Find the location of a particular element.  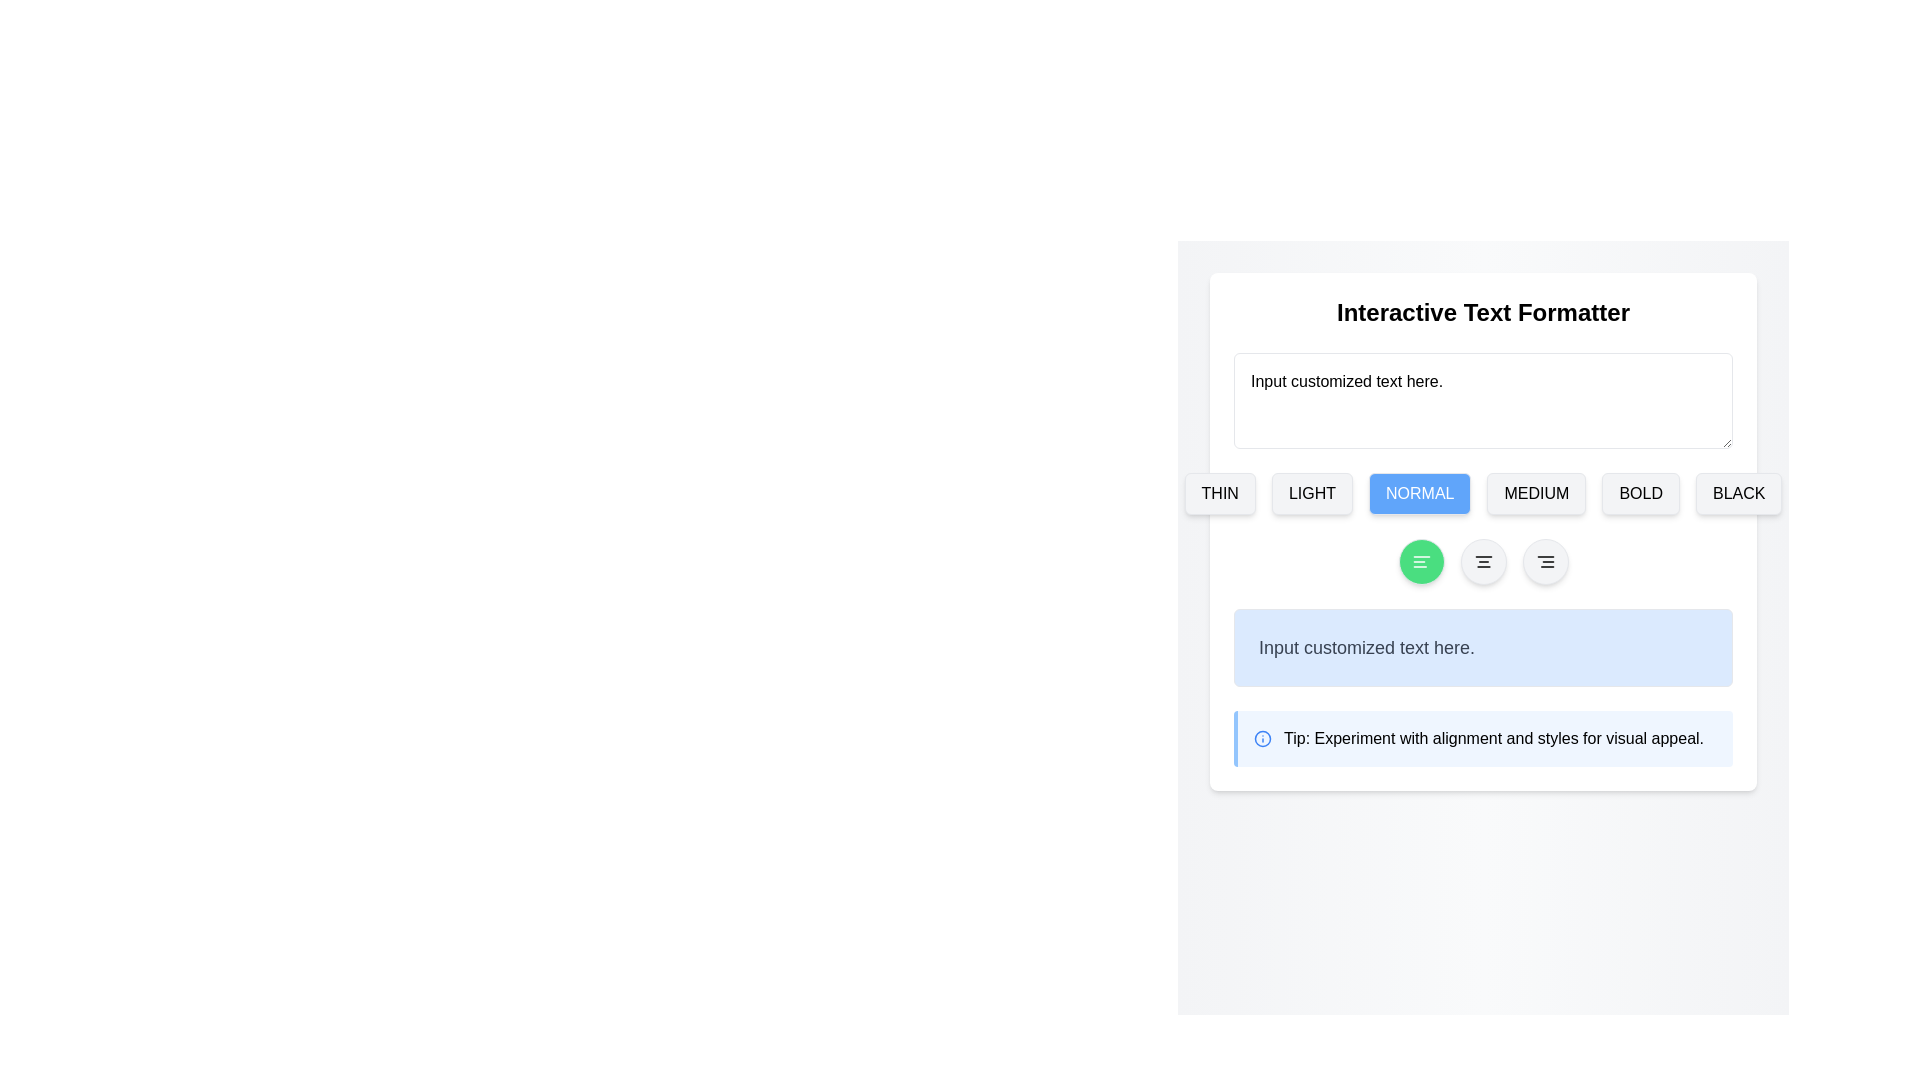

the sixth button labeled 'BLACK' which is a light gray rectangular button with rounded borders to trigger a tooltip or highlight effect is located at coordinates (1738, 493).